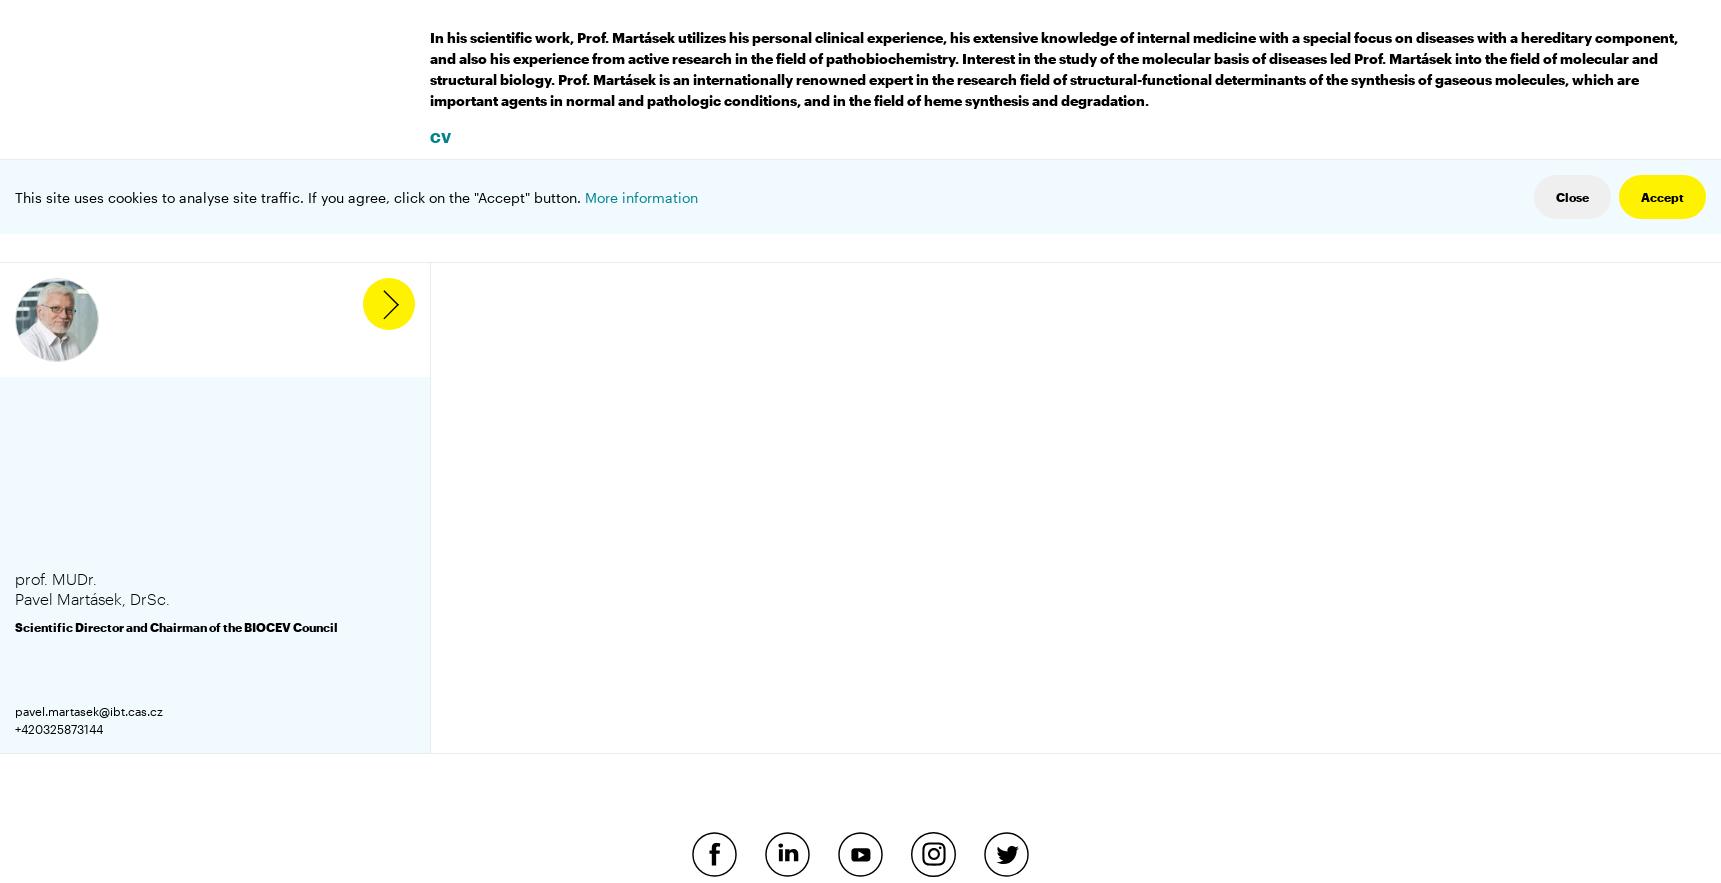 The height and width of the screenshot is (883, 1721). What do you see at coordinates (92, 597) in the screenshot?
I see `'Pavel Martásek, DrSc.'` at bounding box center [92, 597].